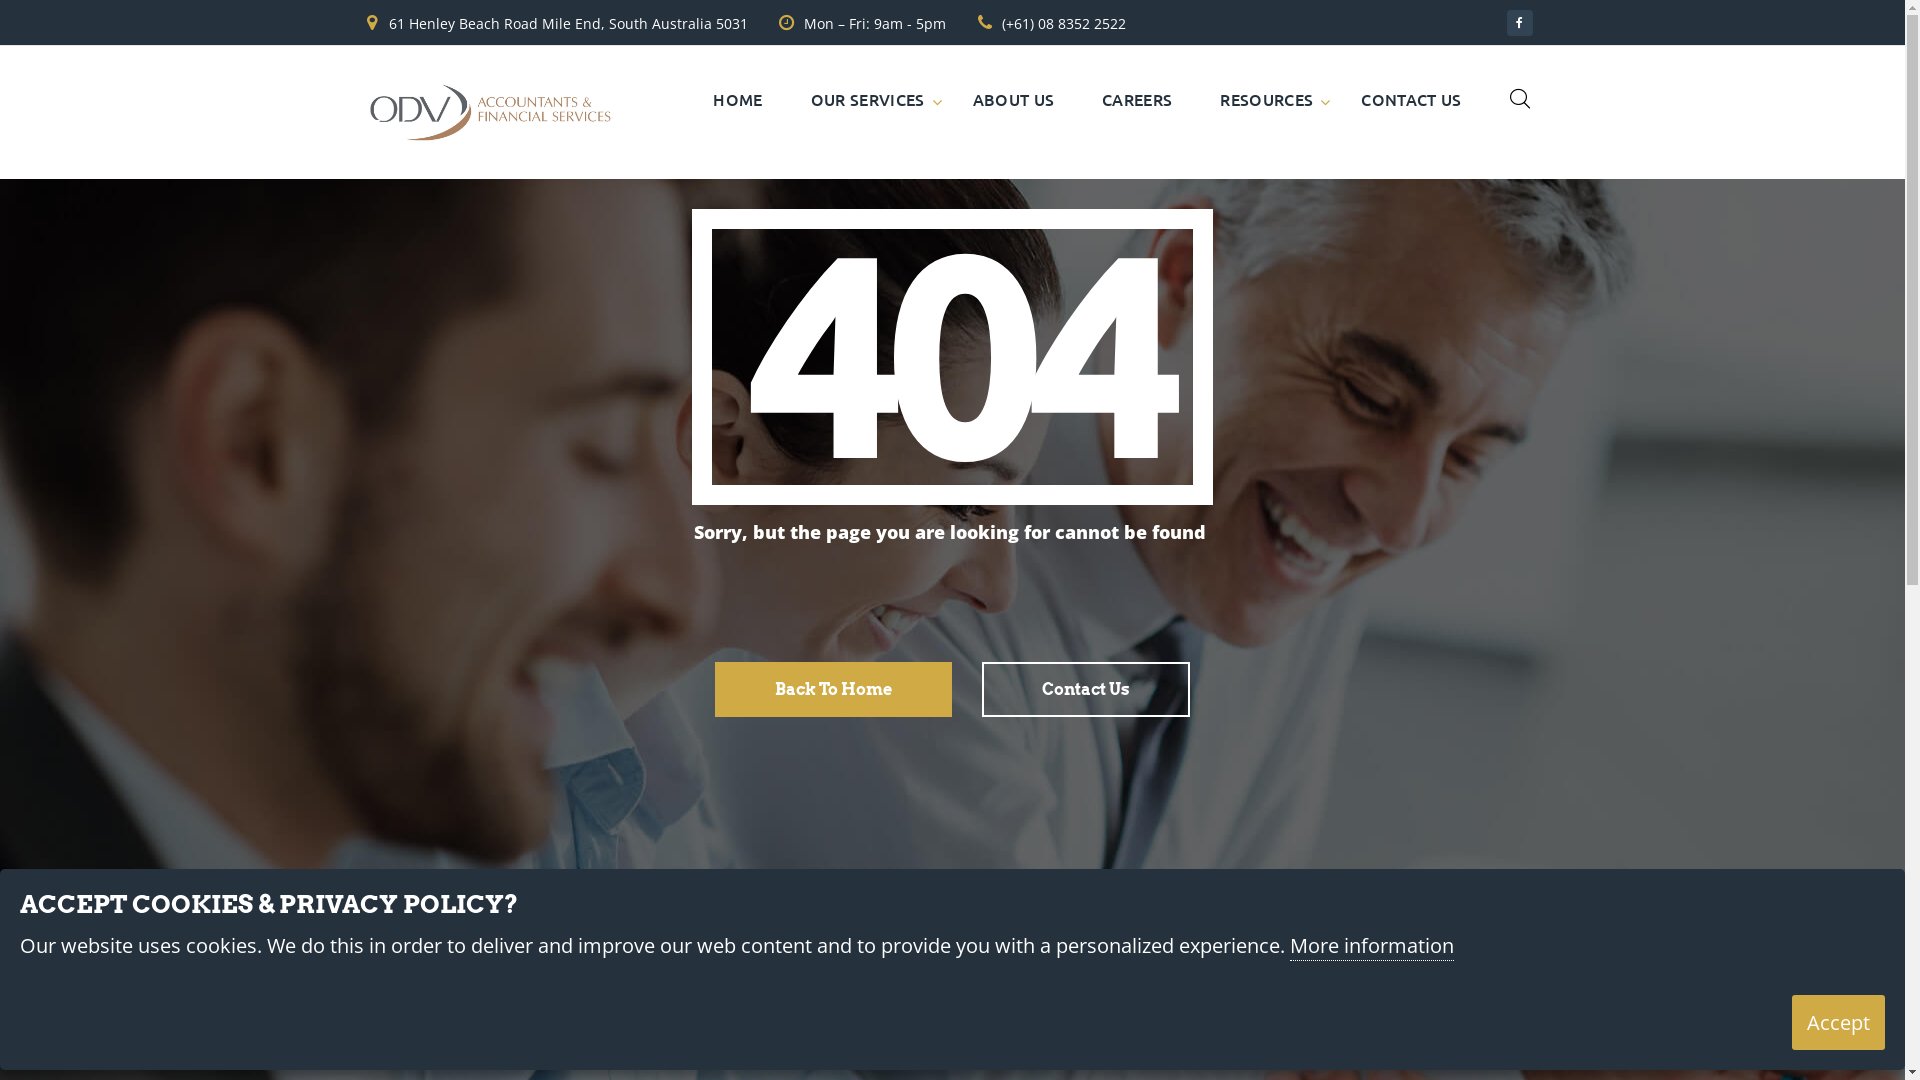 Image resolution: width=1920 pixels, height=1080 pixels. I want to click on '(+61) 08 8352 2522', so click(1063, 23).